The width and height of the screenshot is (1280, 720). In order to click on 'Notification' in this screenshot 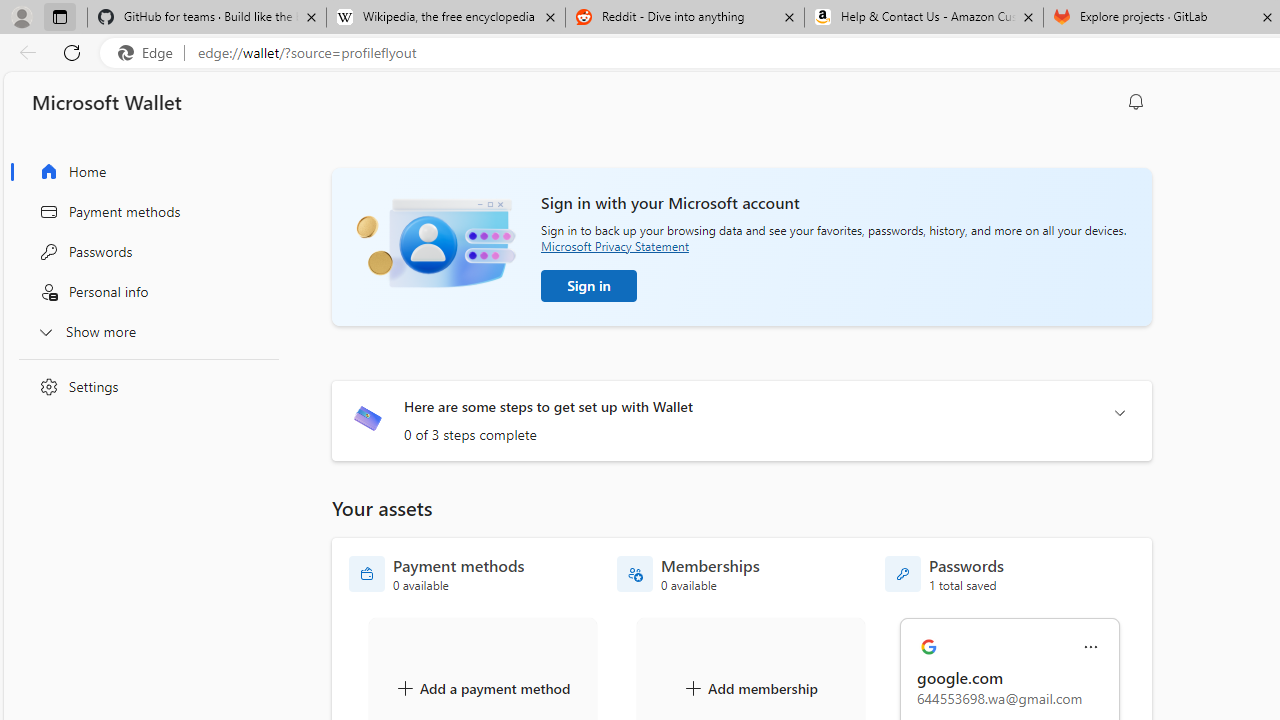, I will do `click(1136, 101)`.